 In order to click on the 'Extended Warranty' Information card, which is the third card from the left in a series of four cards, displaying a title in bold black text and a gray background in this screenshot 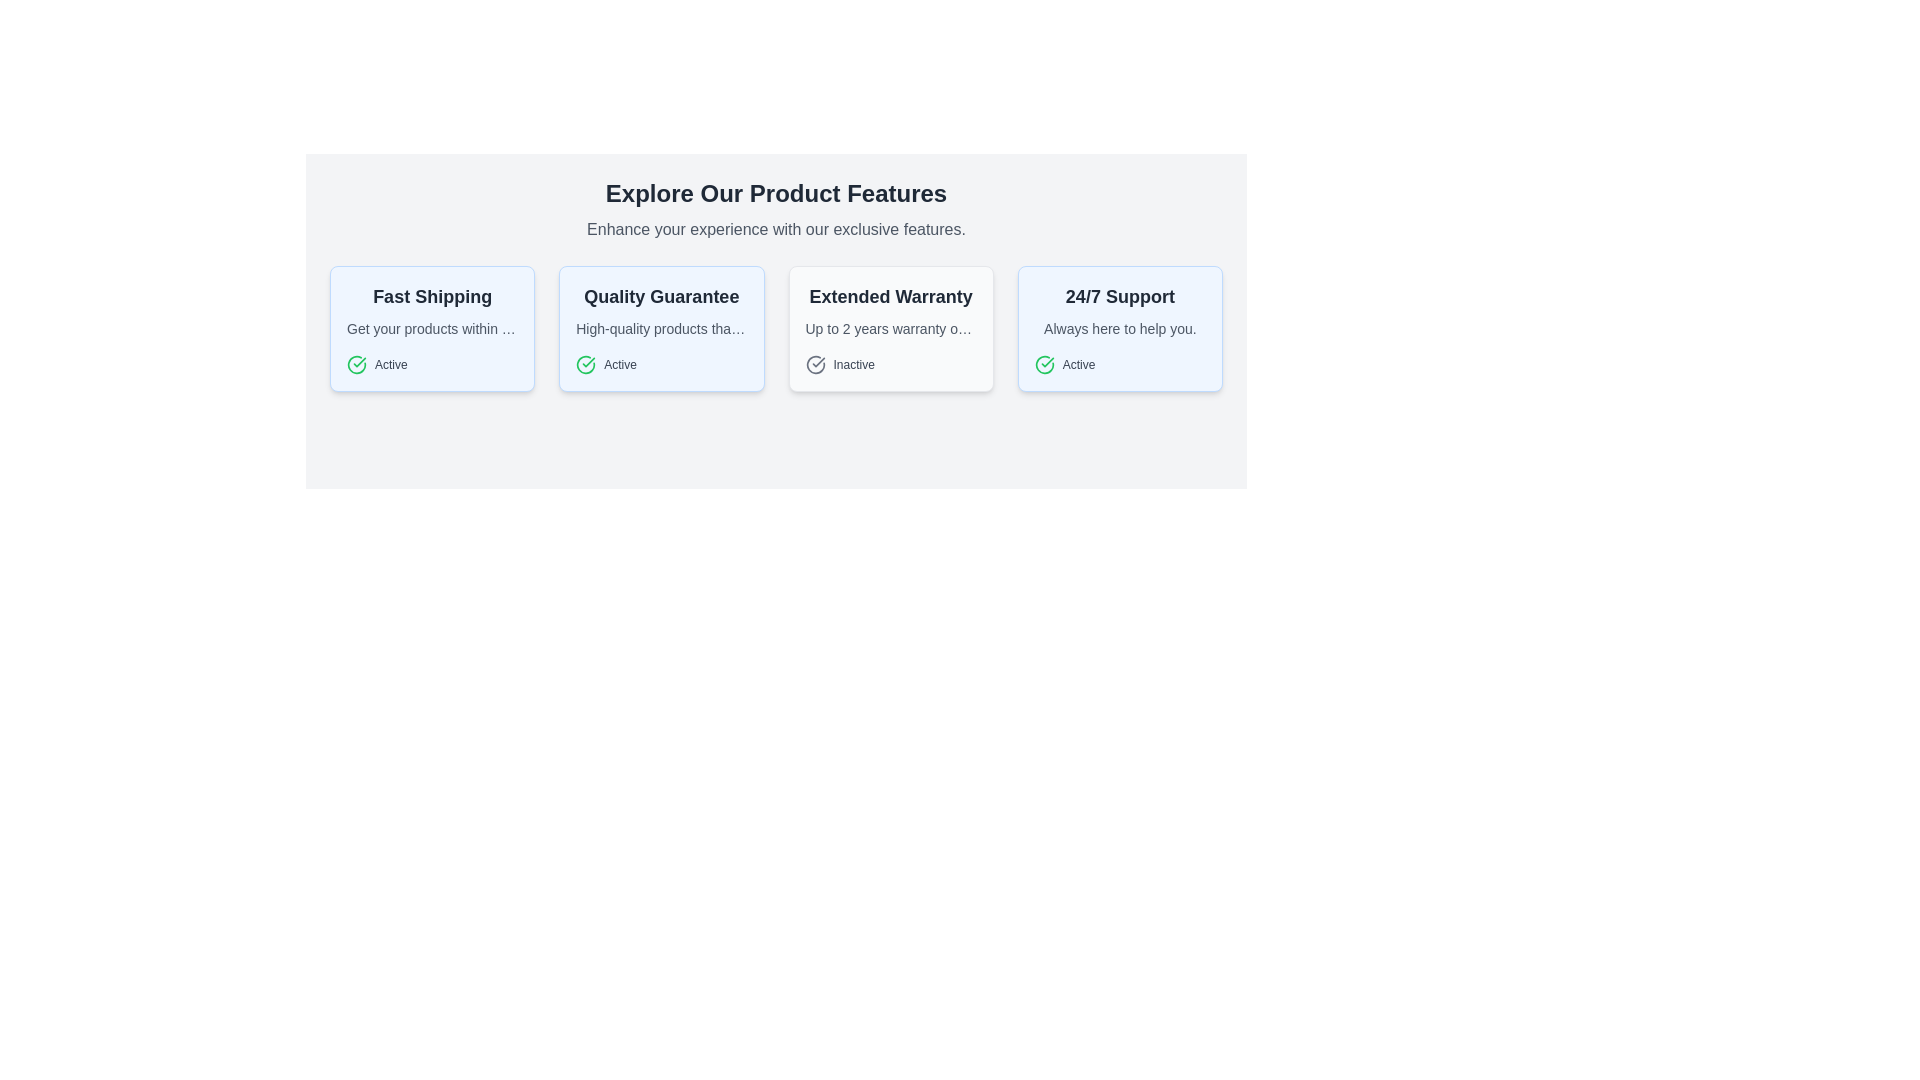, I will do `click(890, 327)`.